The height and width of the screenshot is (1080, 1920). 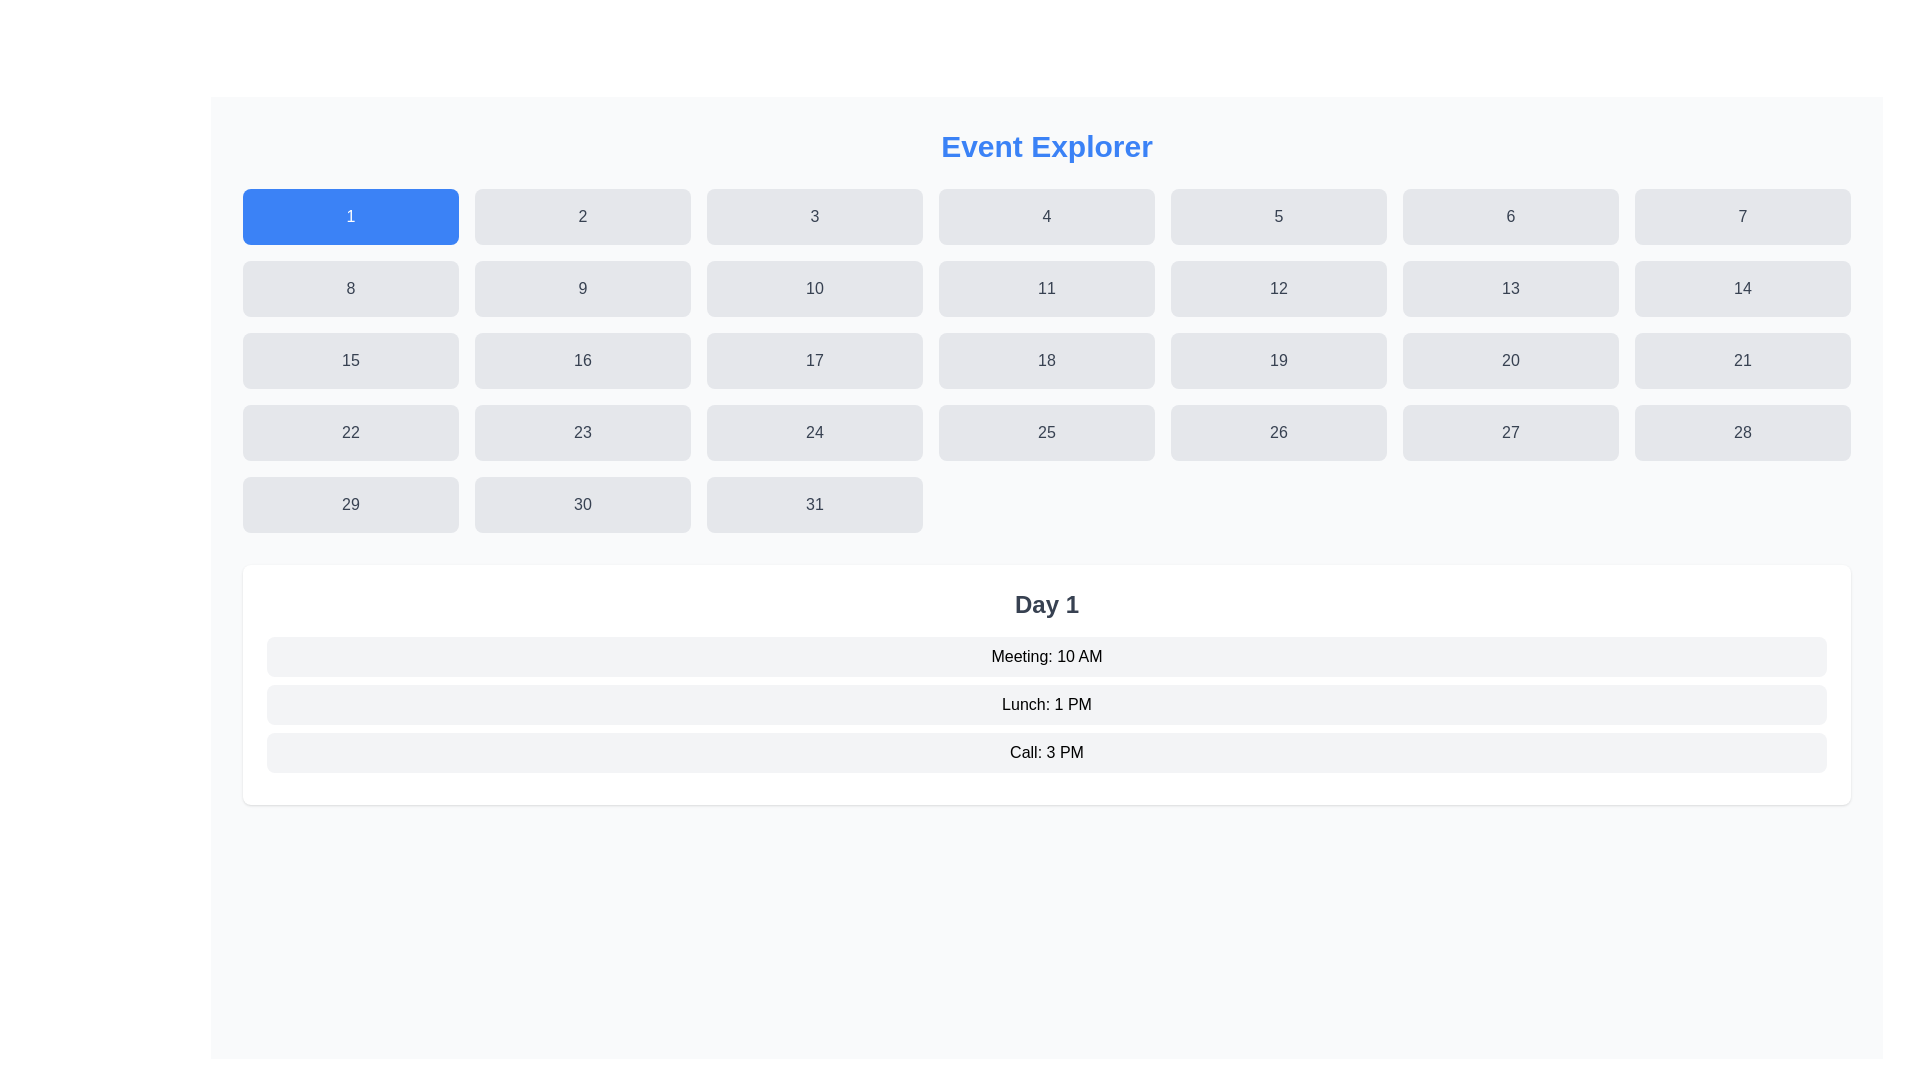 I want to click on the button located in the fourth row and sixth column of a 7-column grid, adjacent to buttons '20' and '22', so click(x=1741, y=361).